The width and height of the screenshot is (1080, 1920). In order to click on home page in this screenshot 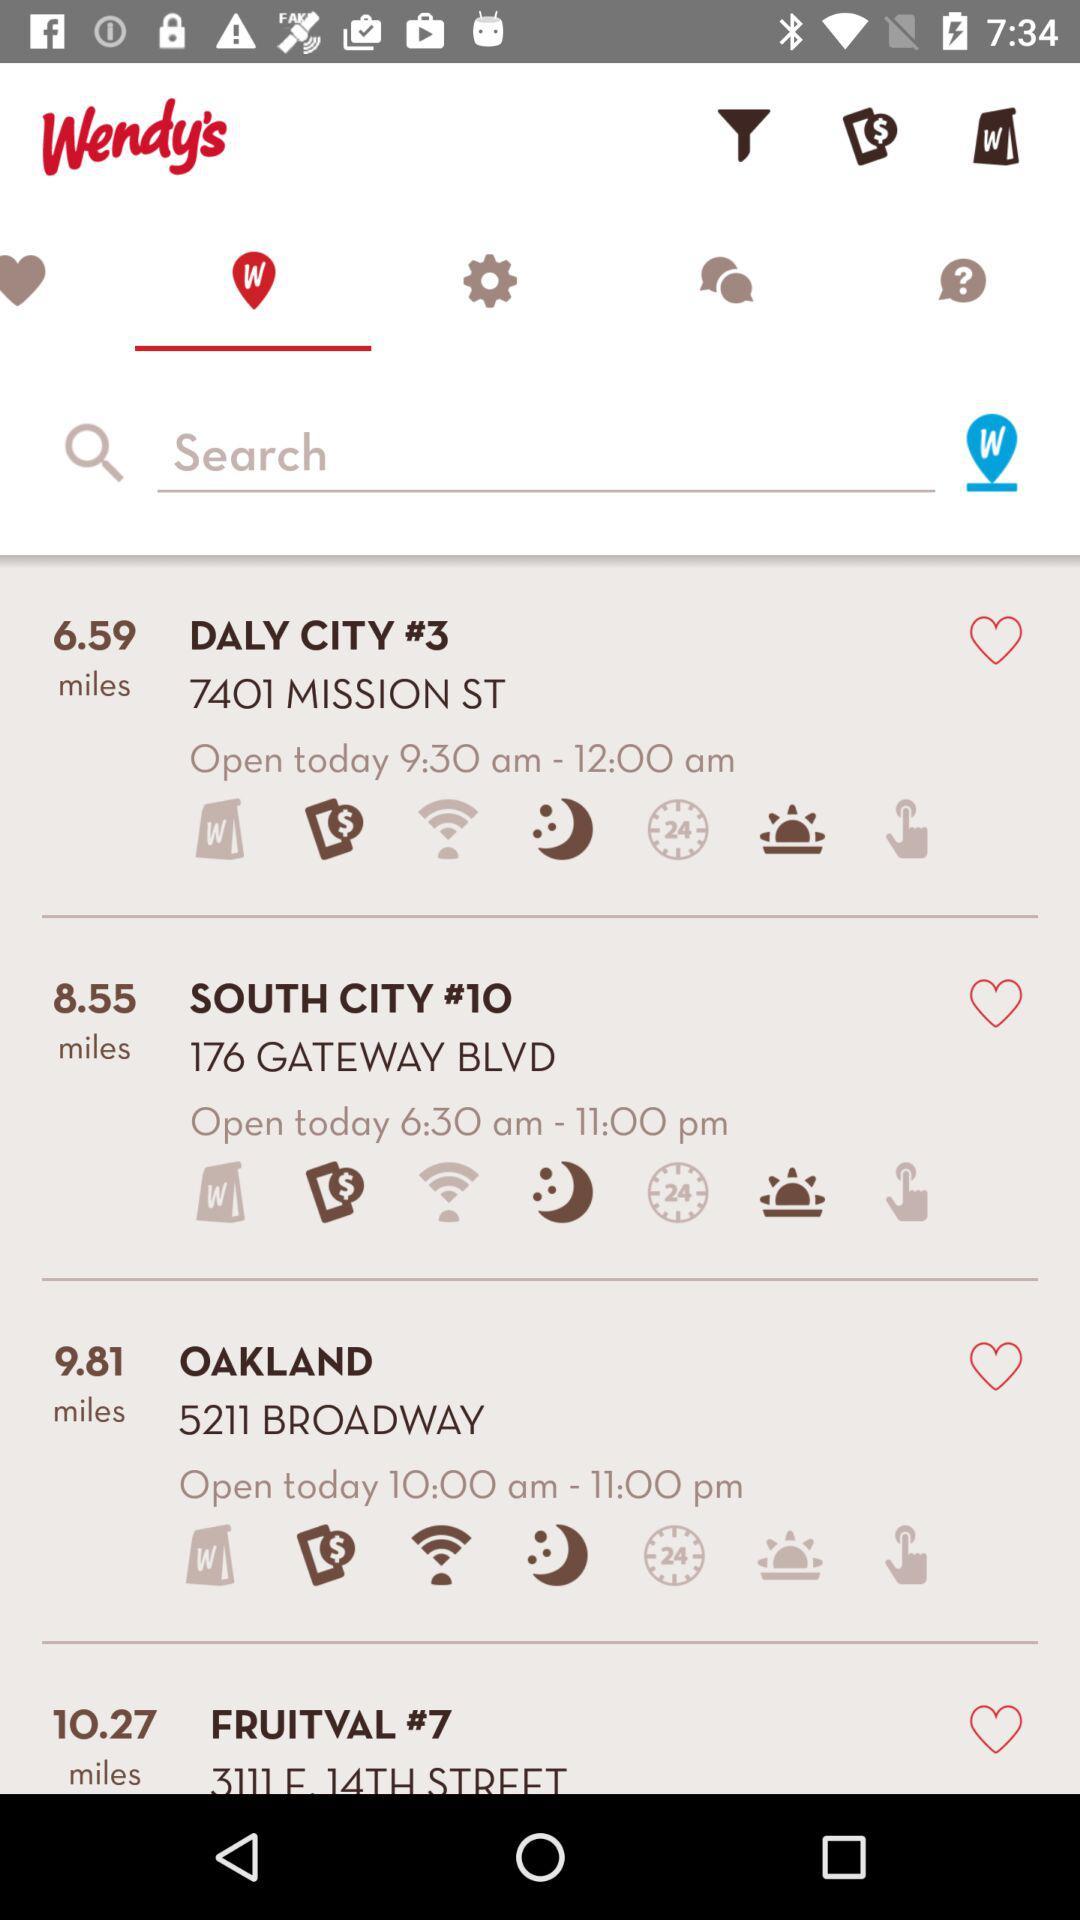, I will do `click(252, 279)`.